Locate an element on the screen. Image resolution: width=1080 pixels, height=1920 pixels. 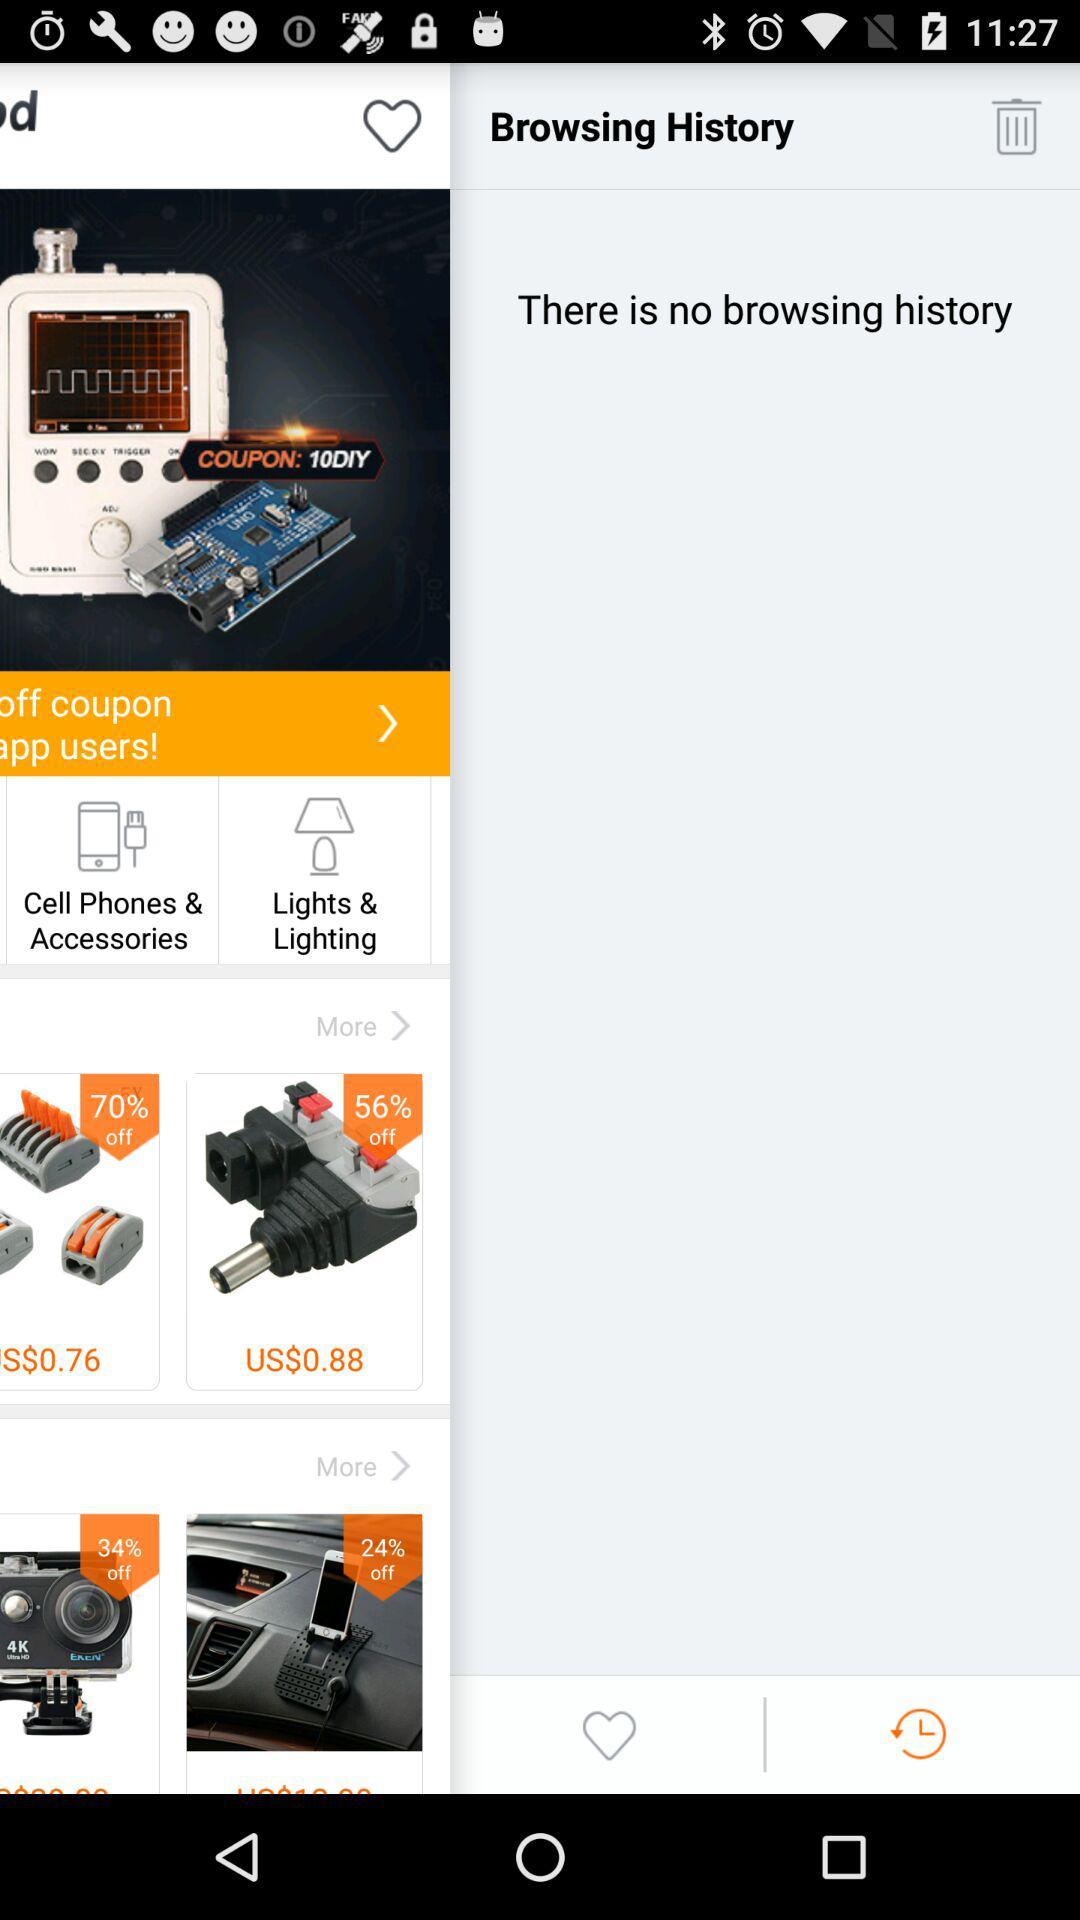
trash is located at coordinates (1016, 124).